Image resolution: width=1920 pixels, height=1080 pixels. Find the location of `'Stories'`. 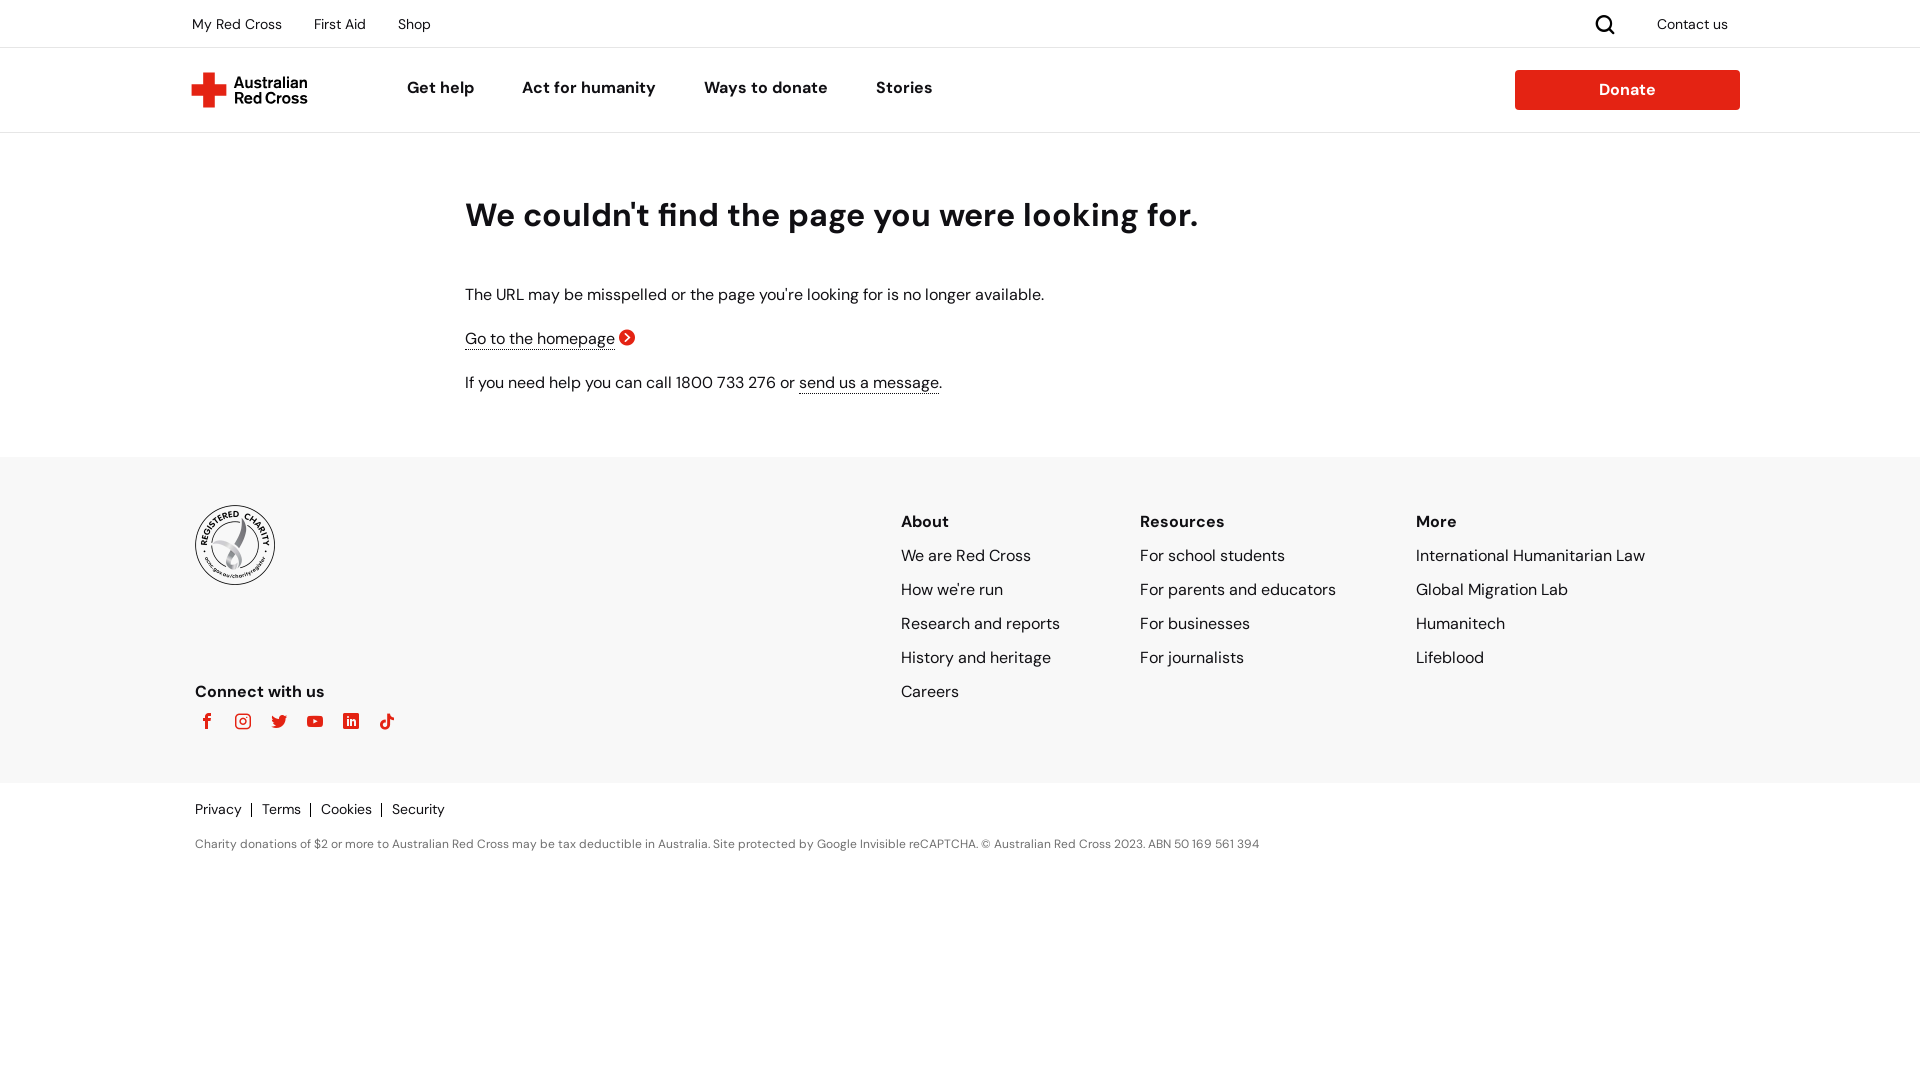

'Stories' is located at coordinates (903, 88).